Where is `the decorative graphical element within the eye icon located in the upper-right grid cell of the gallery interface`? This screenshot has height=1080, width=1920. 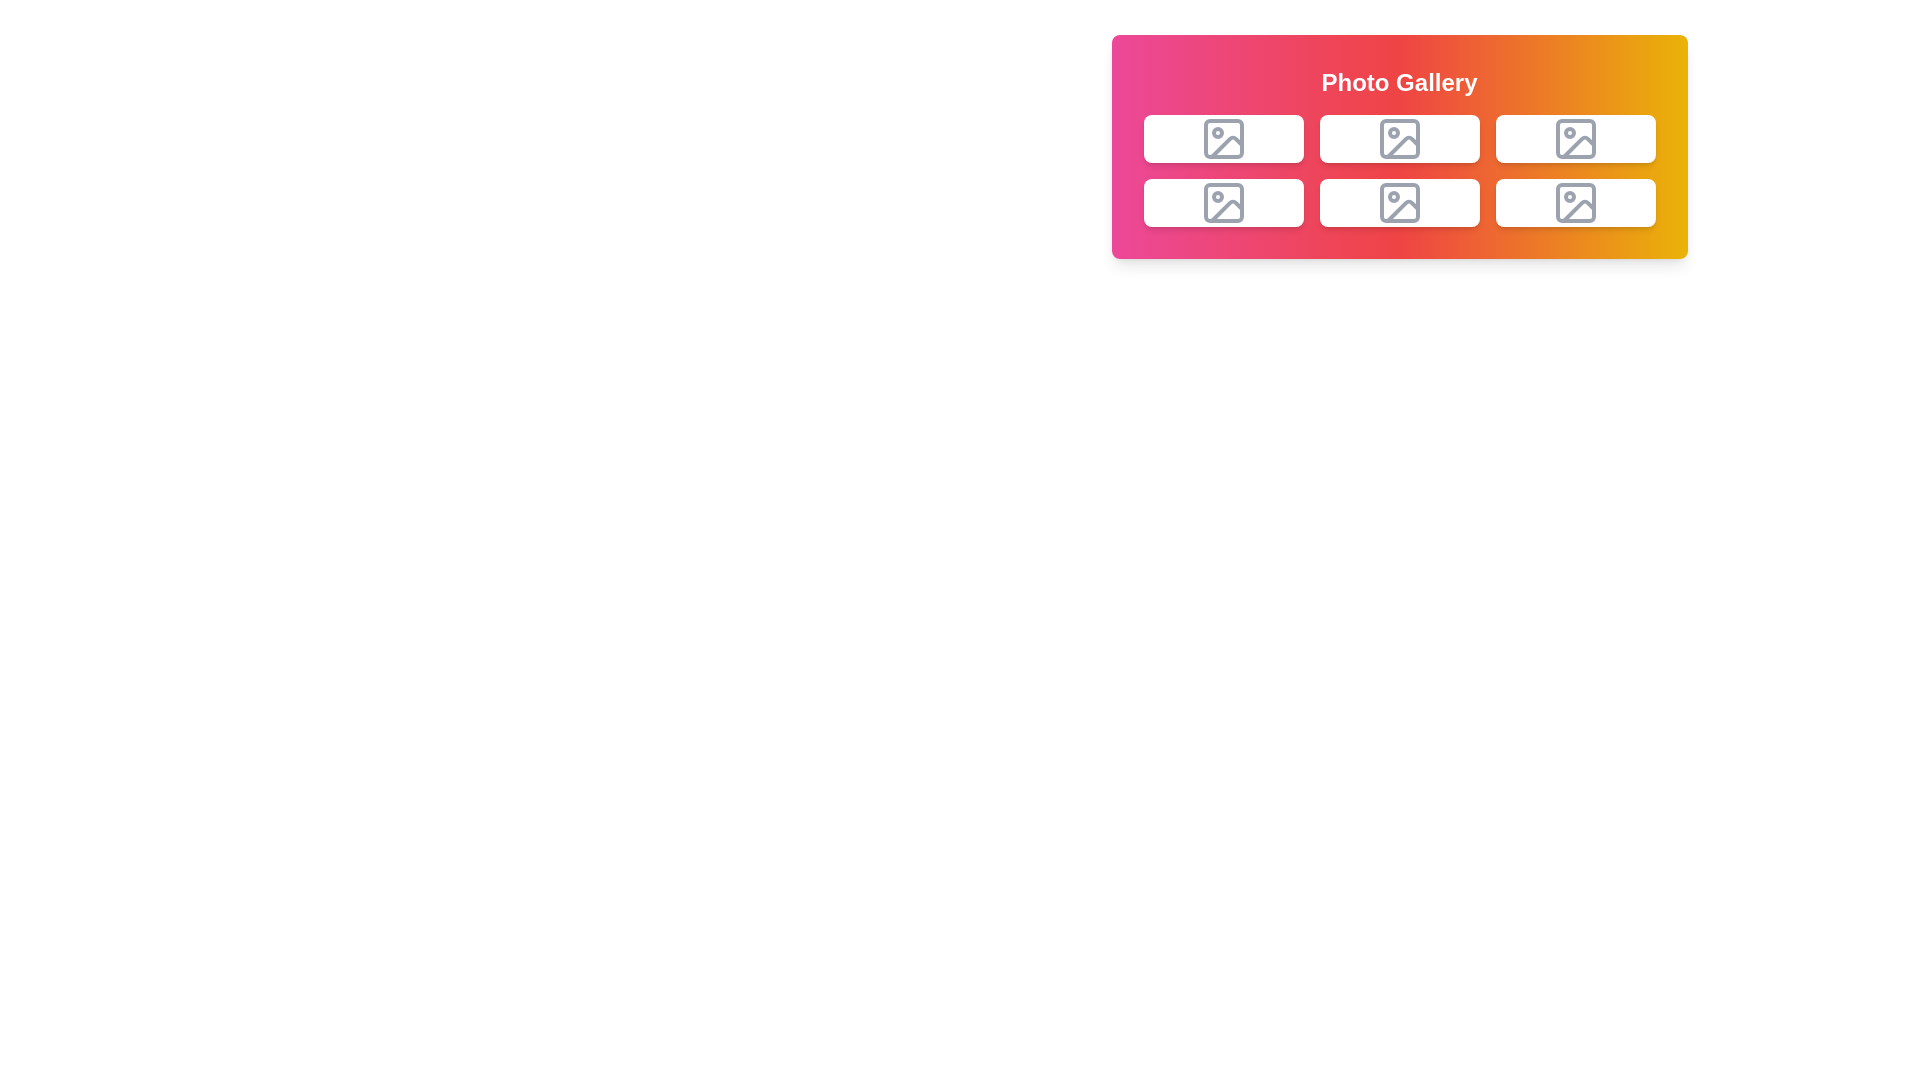 the decorative graphical element within the eye icon located in the upper-right grid cell of the gallery interface is located at coordinates (1548, 137).